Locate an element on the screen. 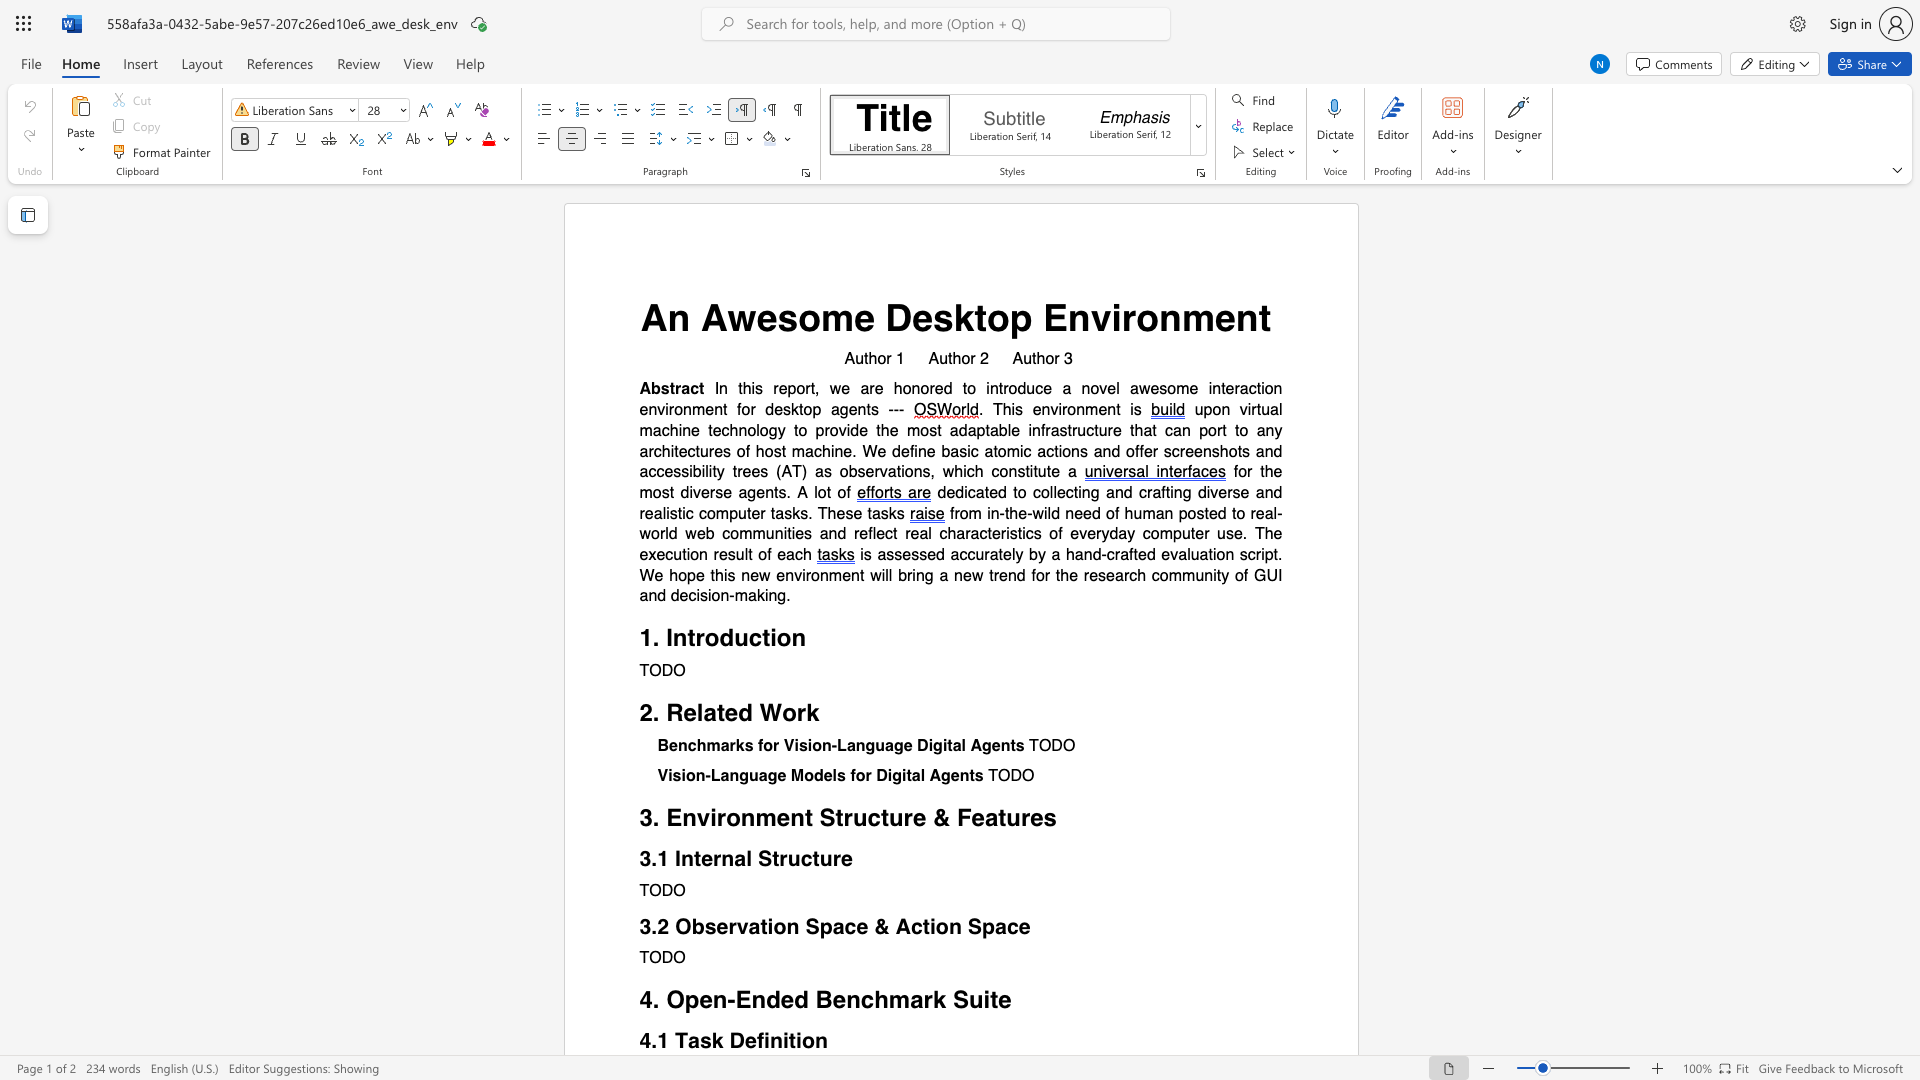 The height and width of the screenshot is (1080, 1920). the subset text "This enviro" within the text ". This environment is" is located at coordinates (992, 409).